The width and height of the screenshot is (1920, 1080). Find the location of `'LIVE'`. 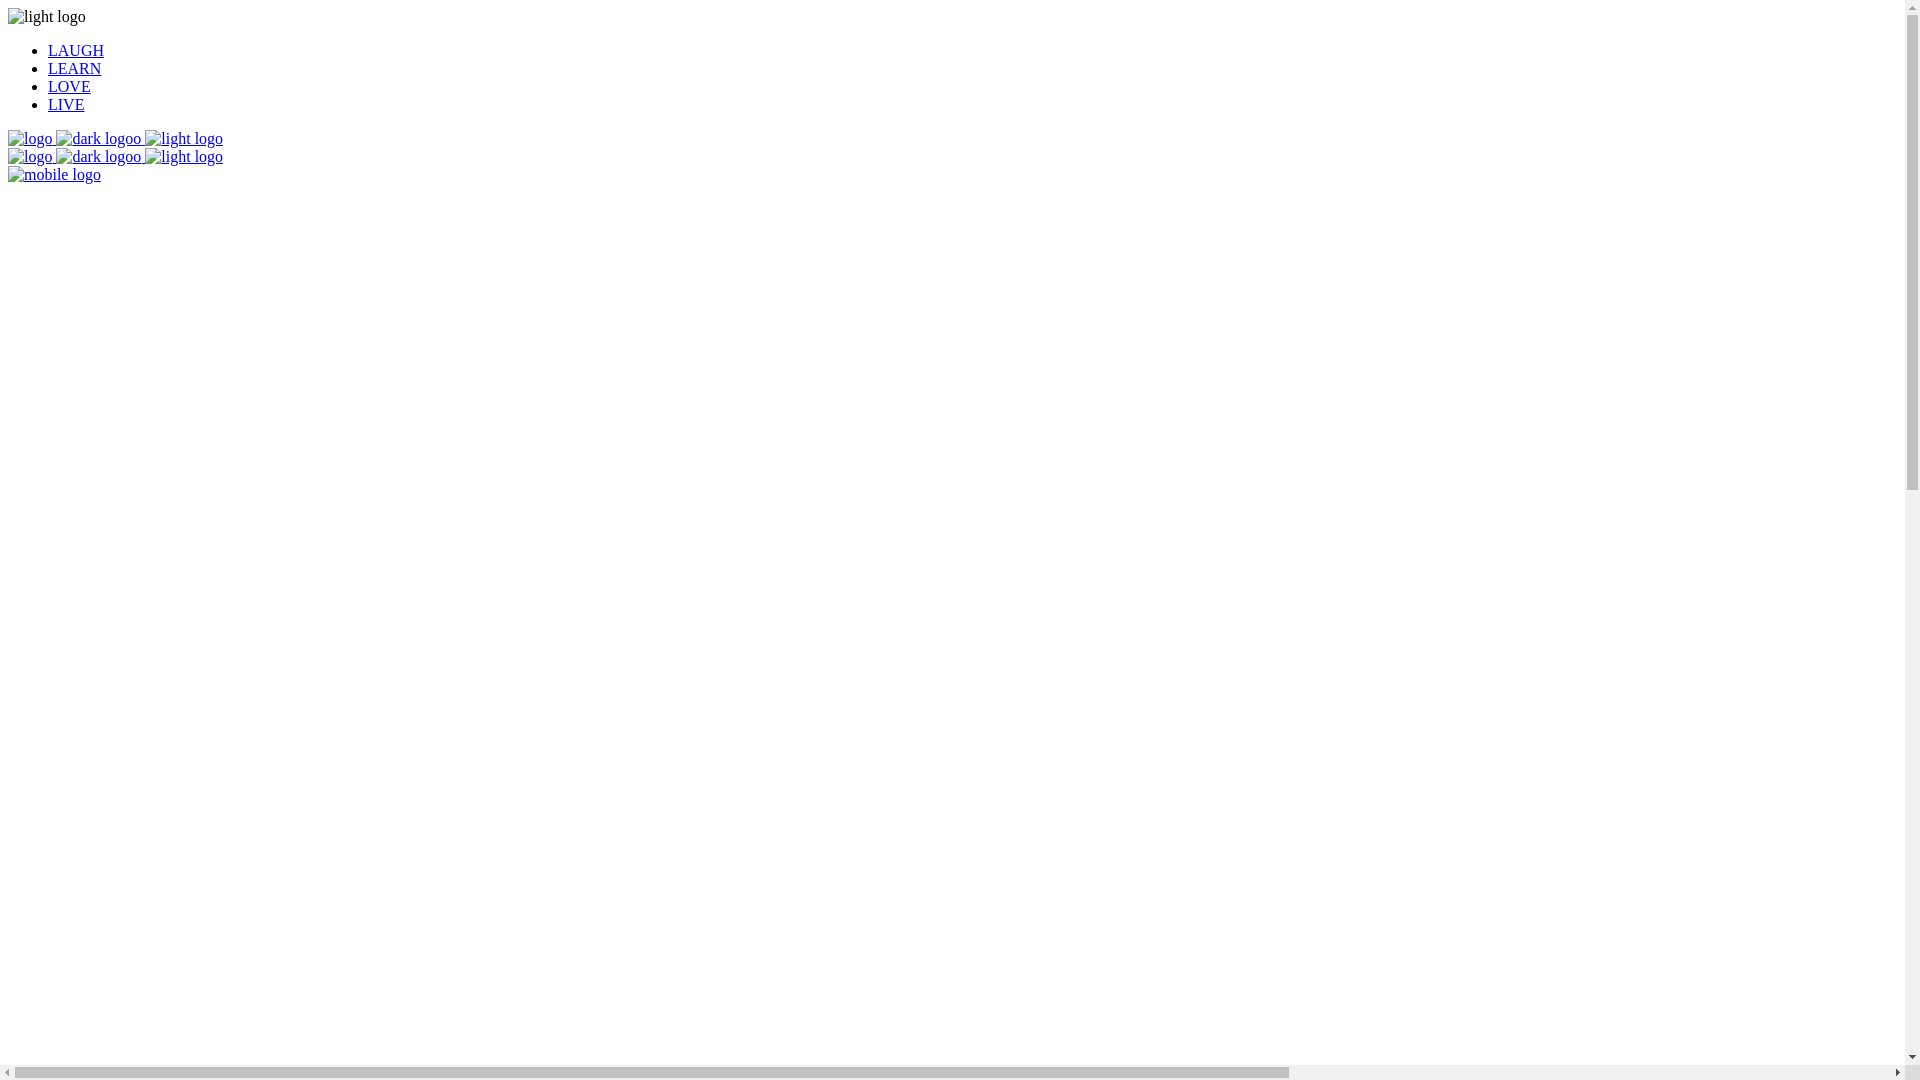

'LIVE' is located at coordinates (66, 104).